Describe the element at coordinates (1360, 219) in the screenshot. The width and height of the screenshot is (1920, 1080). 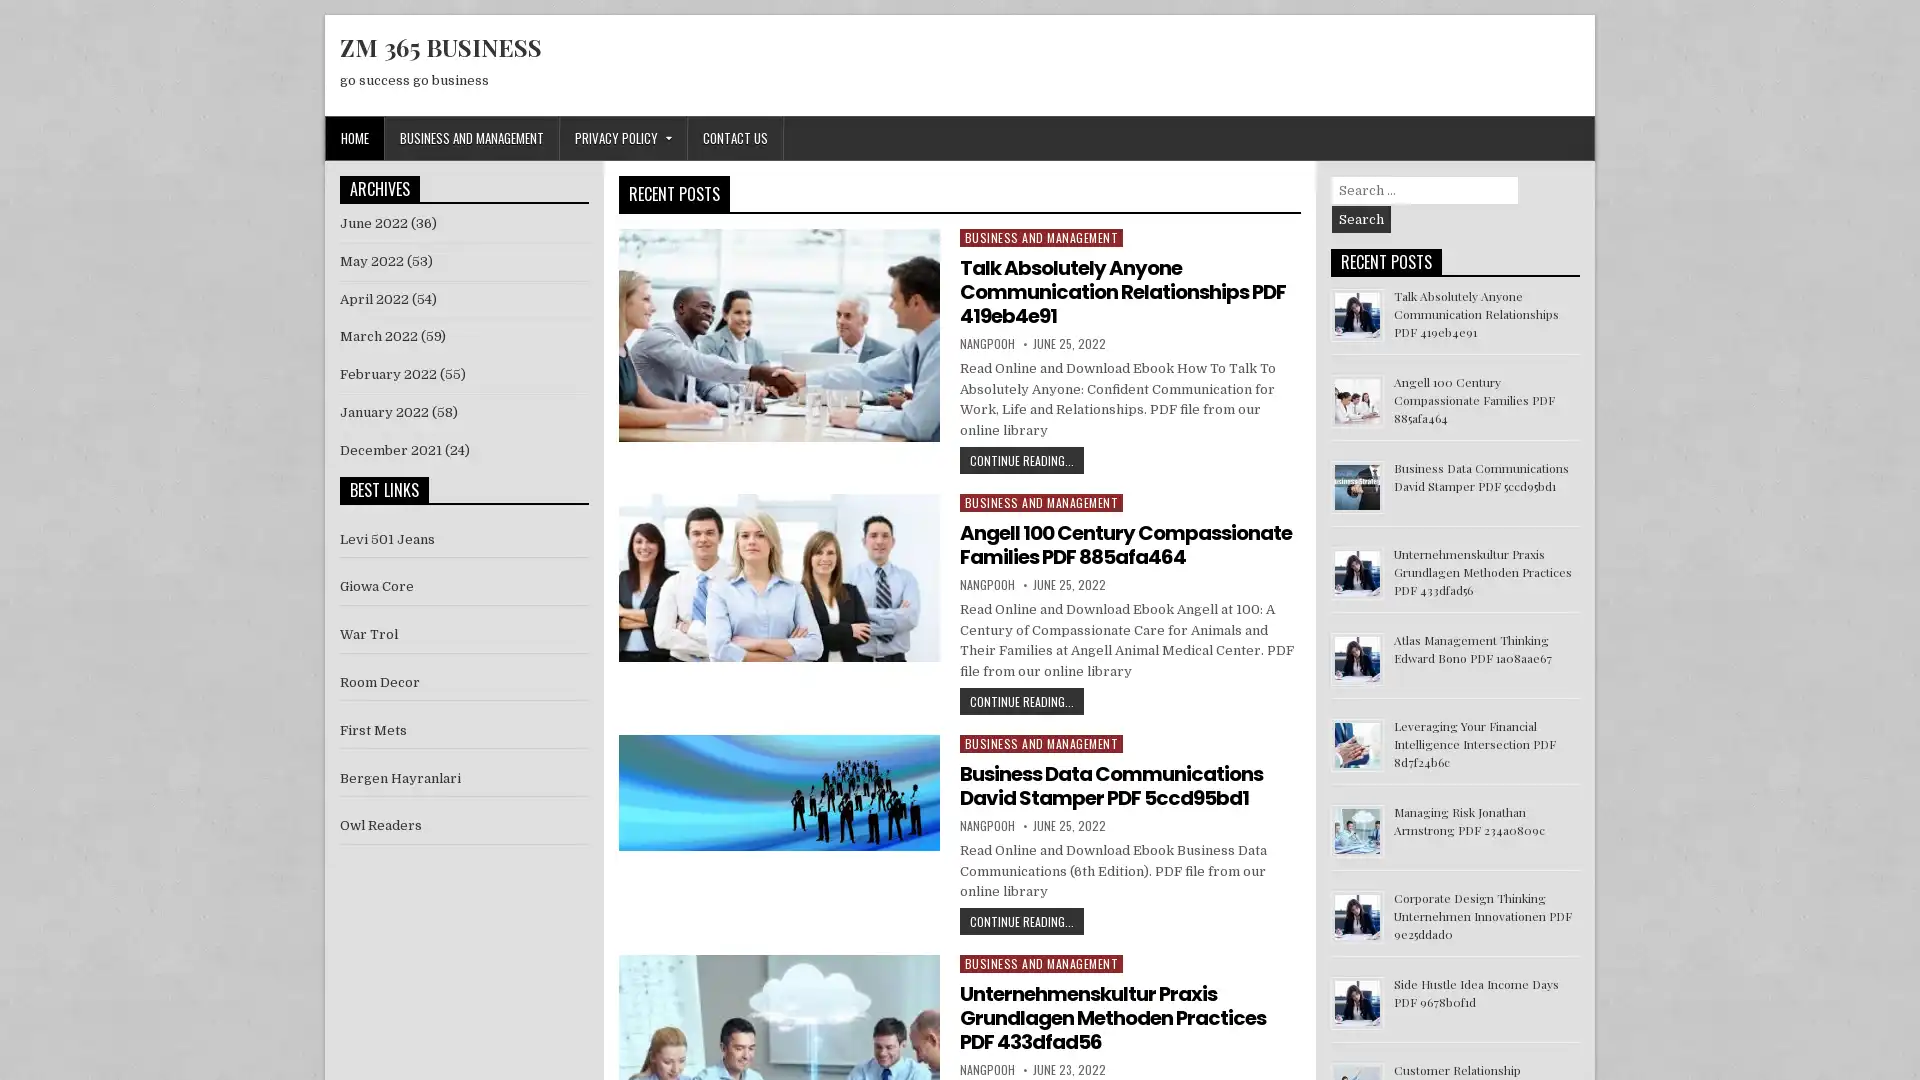
I see `Search` at that location.